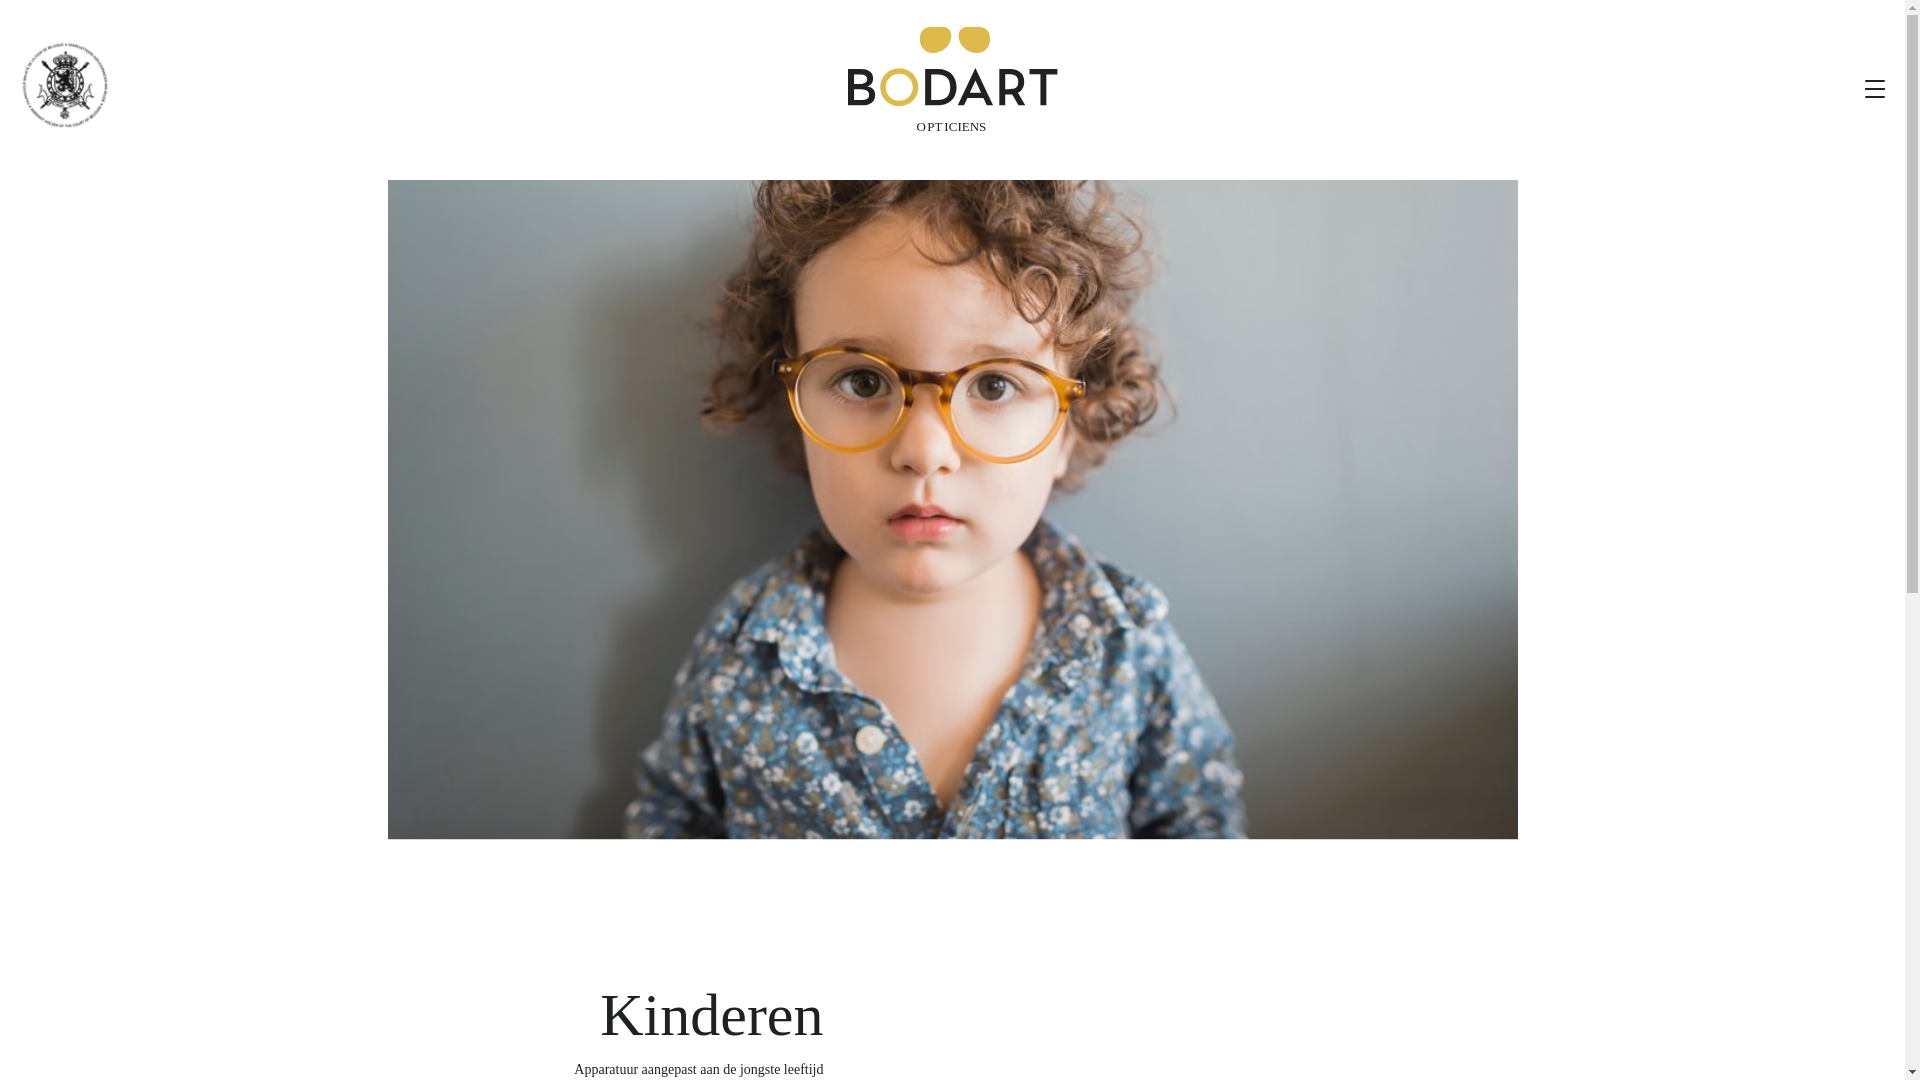 This screenshot has width=1920, height=1080. Describe the element at coordinates (952, 79) in the screenshot. I see `'Bodart Opticiens'` at that location.